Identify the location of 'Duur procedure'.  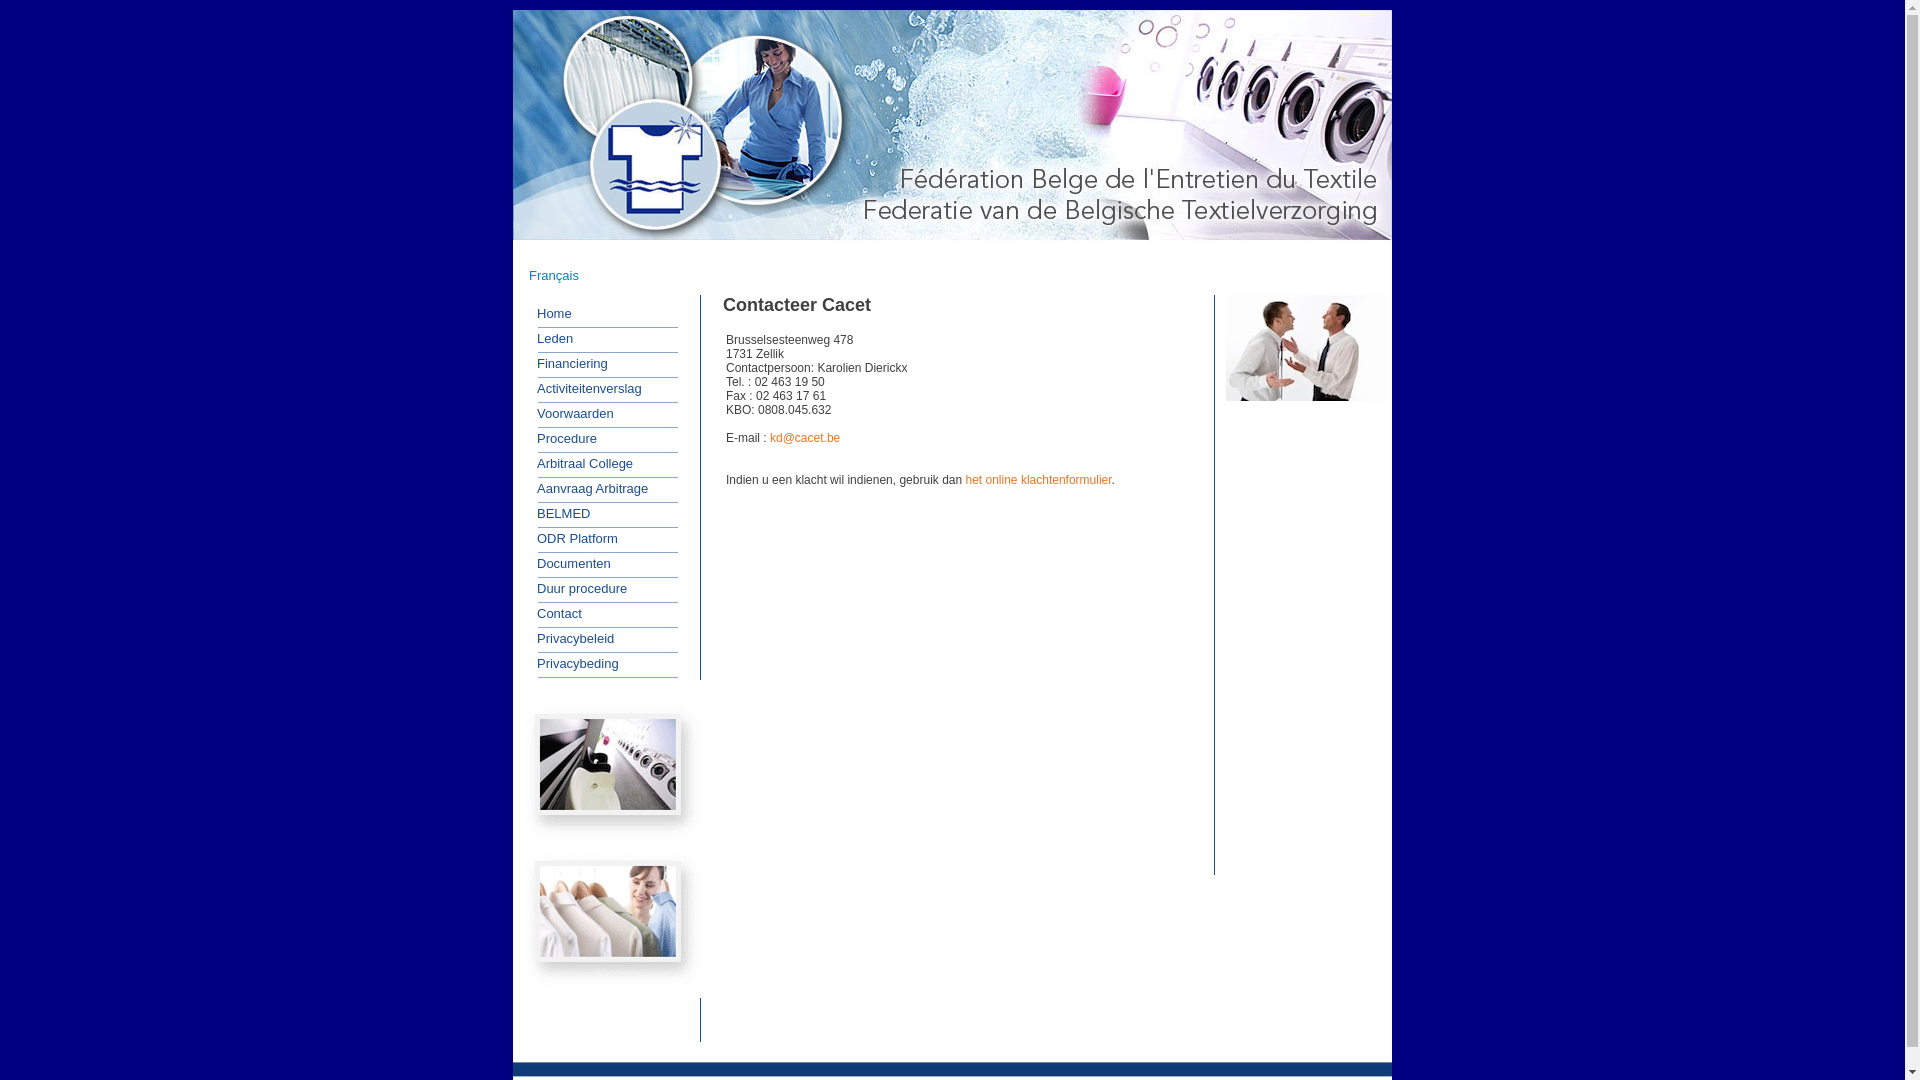
(523, 588).